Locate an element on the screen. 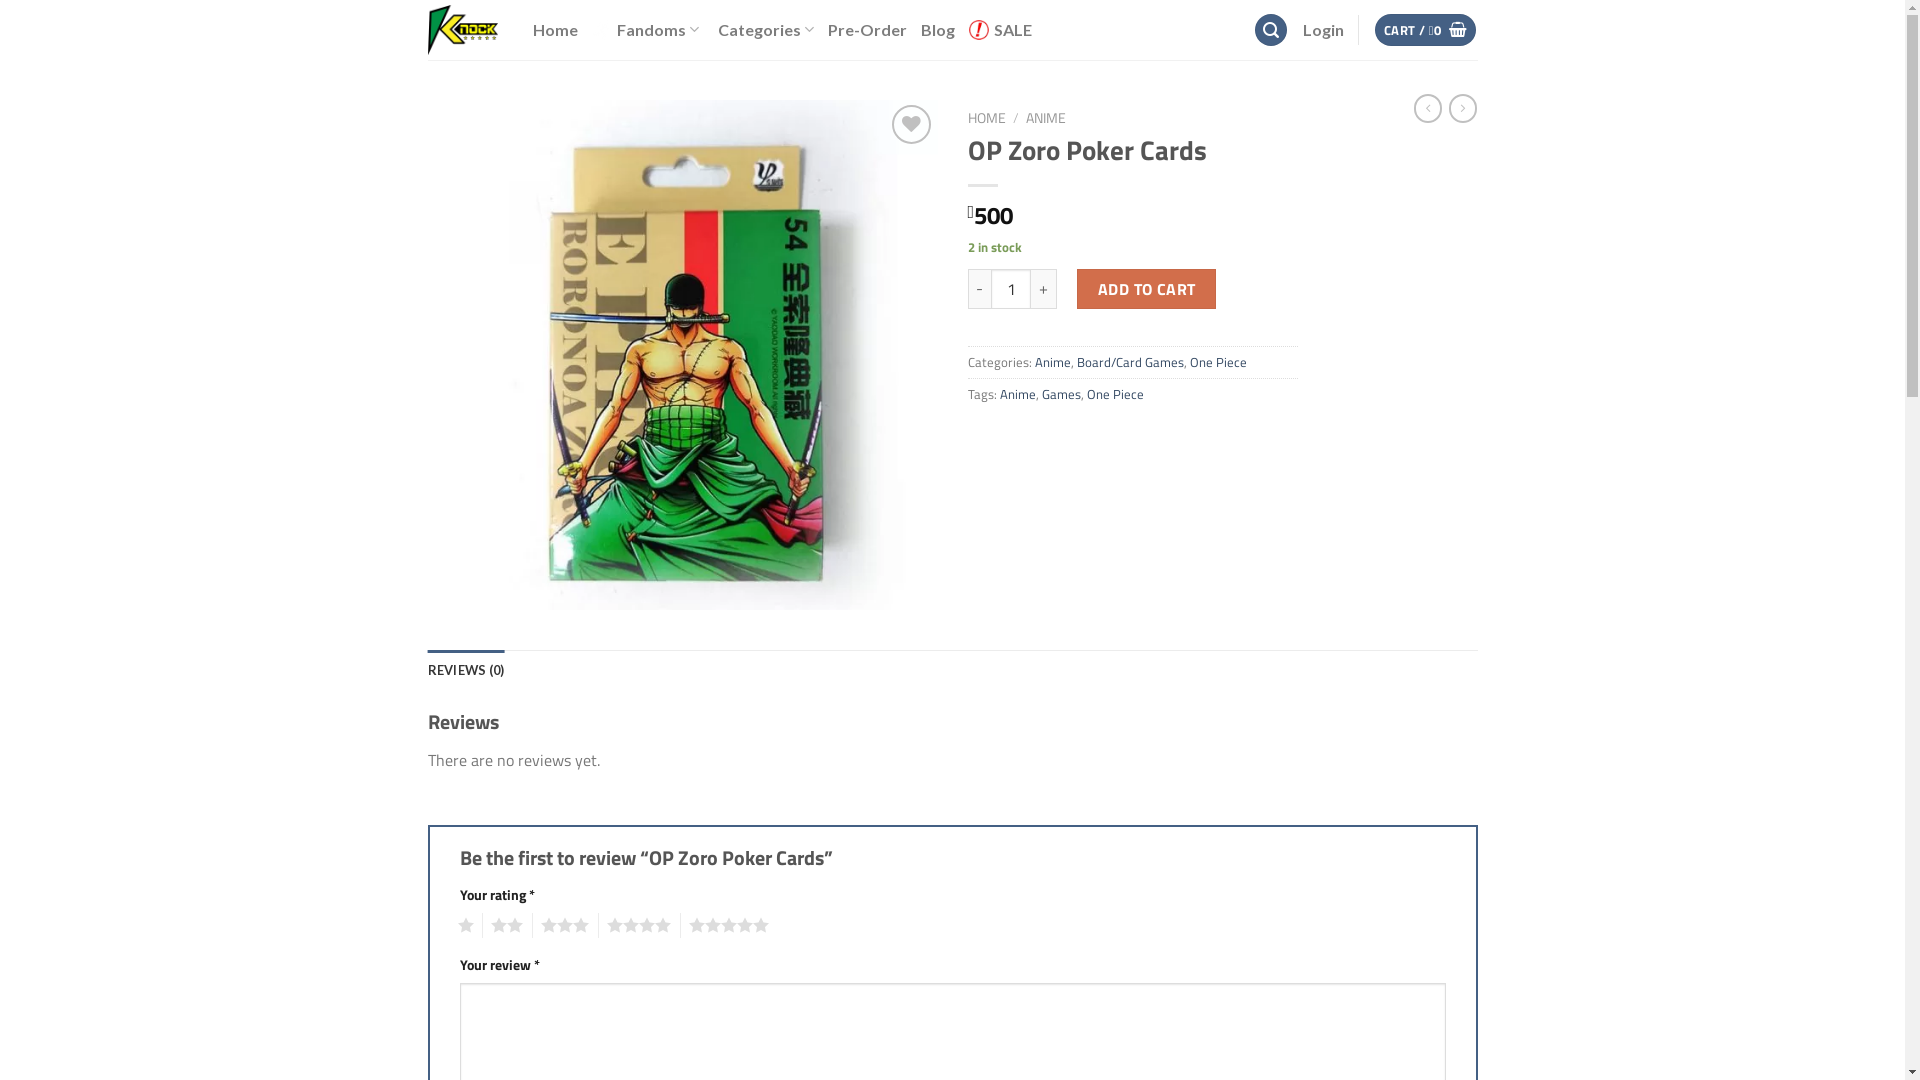 This screenshot has height=1080, width=1920. 'HOME' is located at coordinates (987, 118).